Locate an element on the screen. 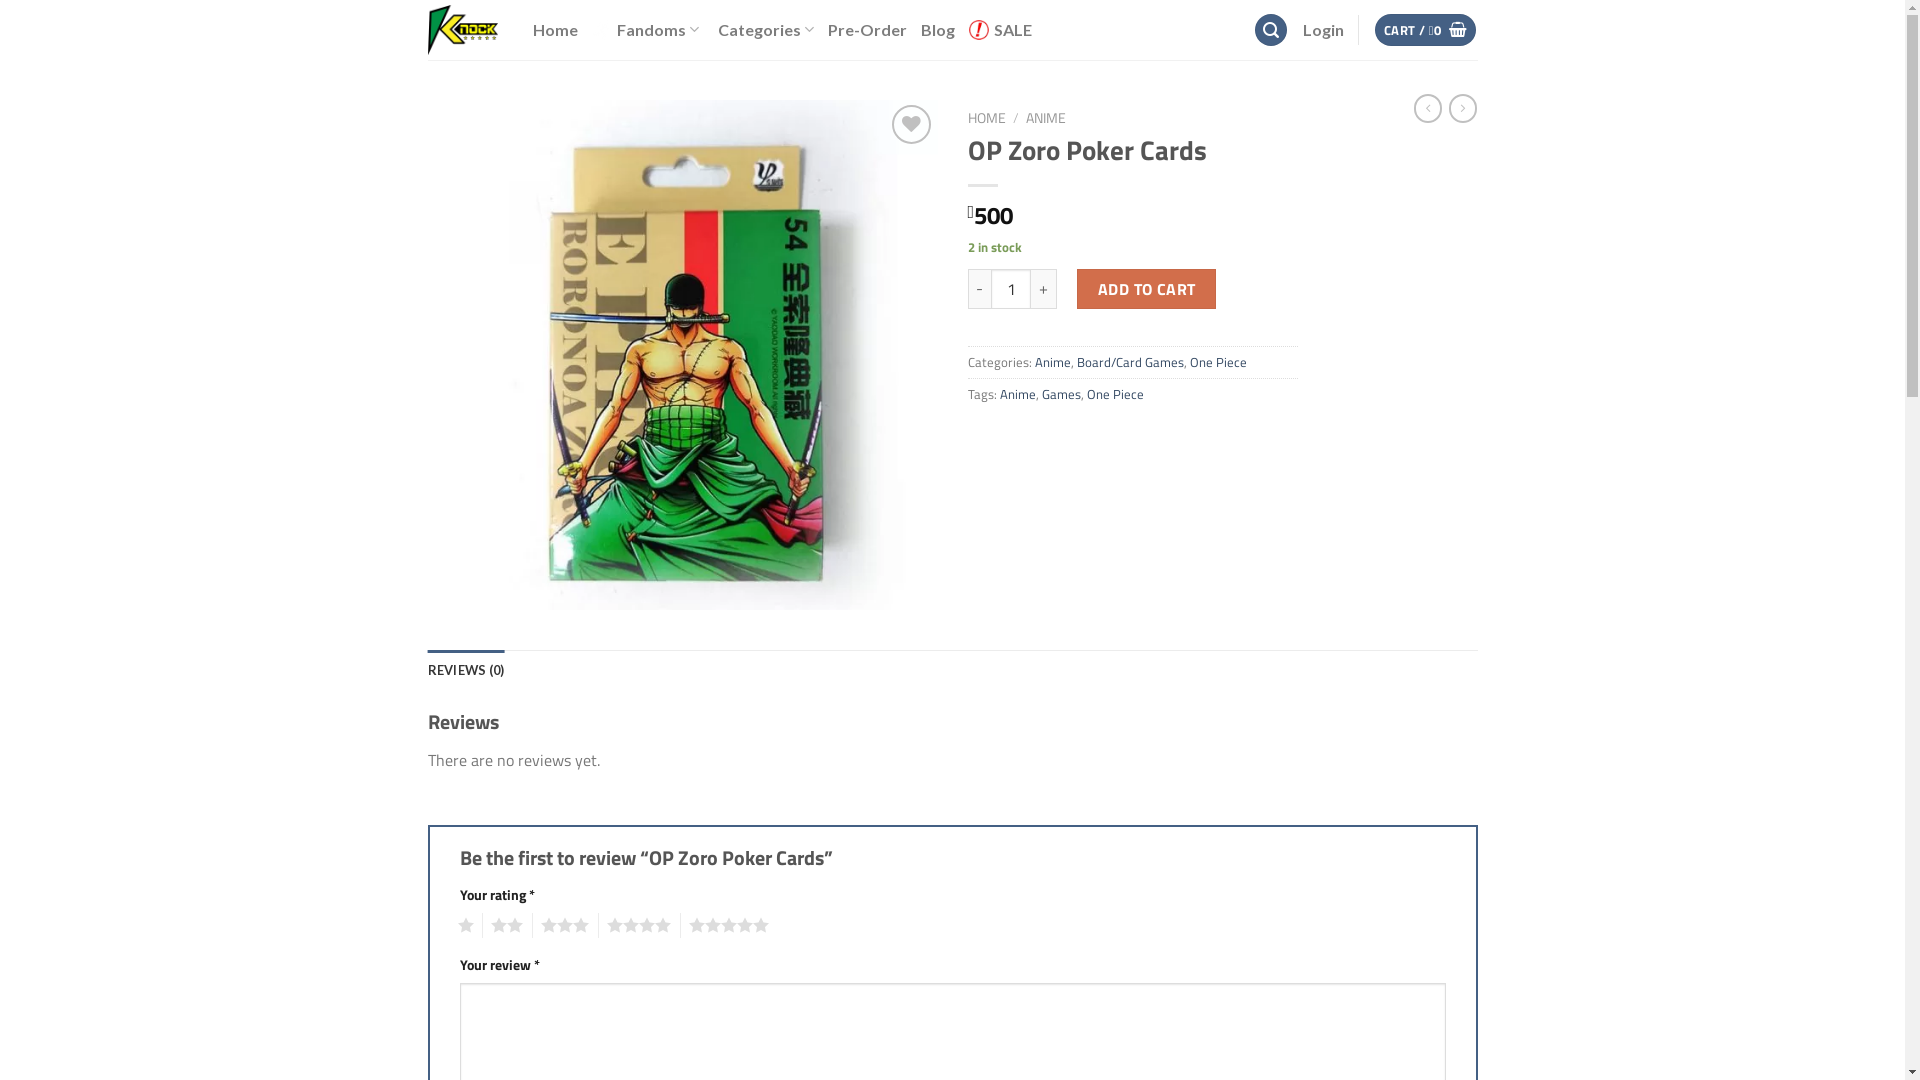 This screenshot has height=1080, width=1920. 'HOME' is located at coordinates (987, 118).